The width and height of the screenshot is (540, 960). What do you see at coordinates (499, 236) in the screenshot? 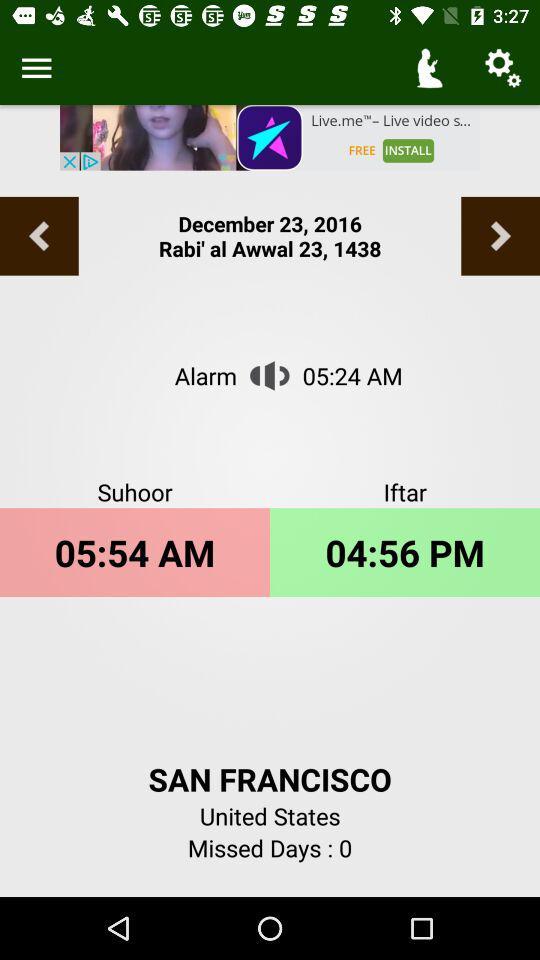
I see `the arrow_forward icon` at bounding box center [499, 236].